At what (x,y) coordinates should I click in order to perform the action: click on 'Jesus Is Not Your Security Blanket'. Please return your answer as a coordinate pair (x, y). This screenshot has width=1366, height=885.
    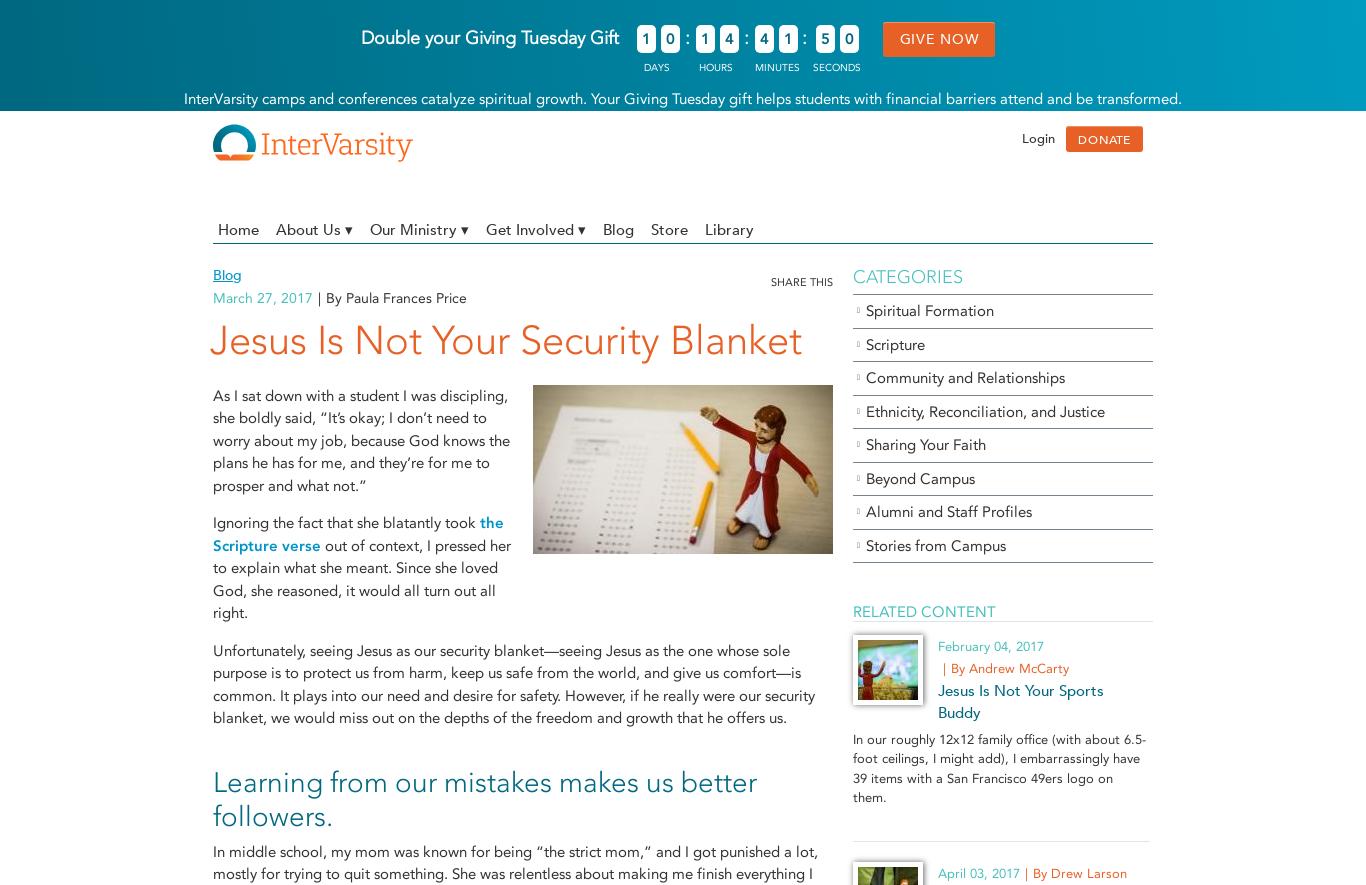
    Looking at the image, I should click on (505, 339).